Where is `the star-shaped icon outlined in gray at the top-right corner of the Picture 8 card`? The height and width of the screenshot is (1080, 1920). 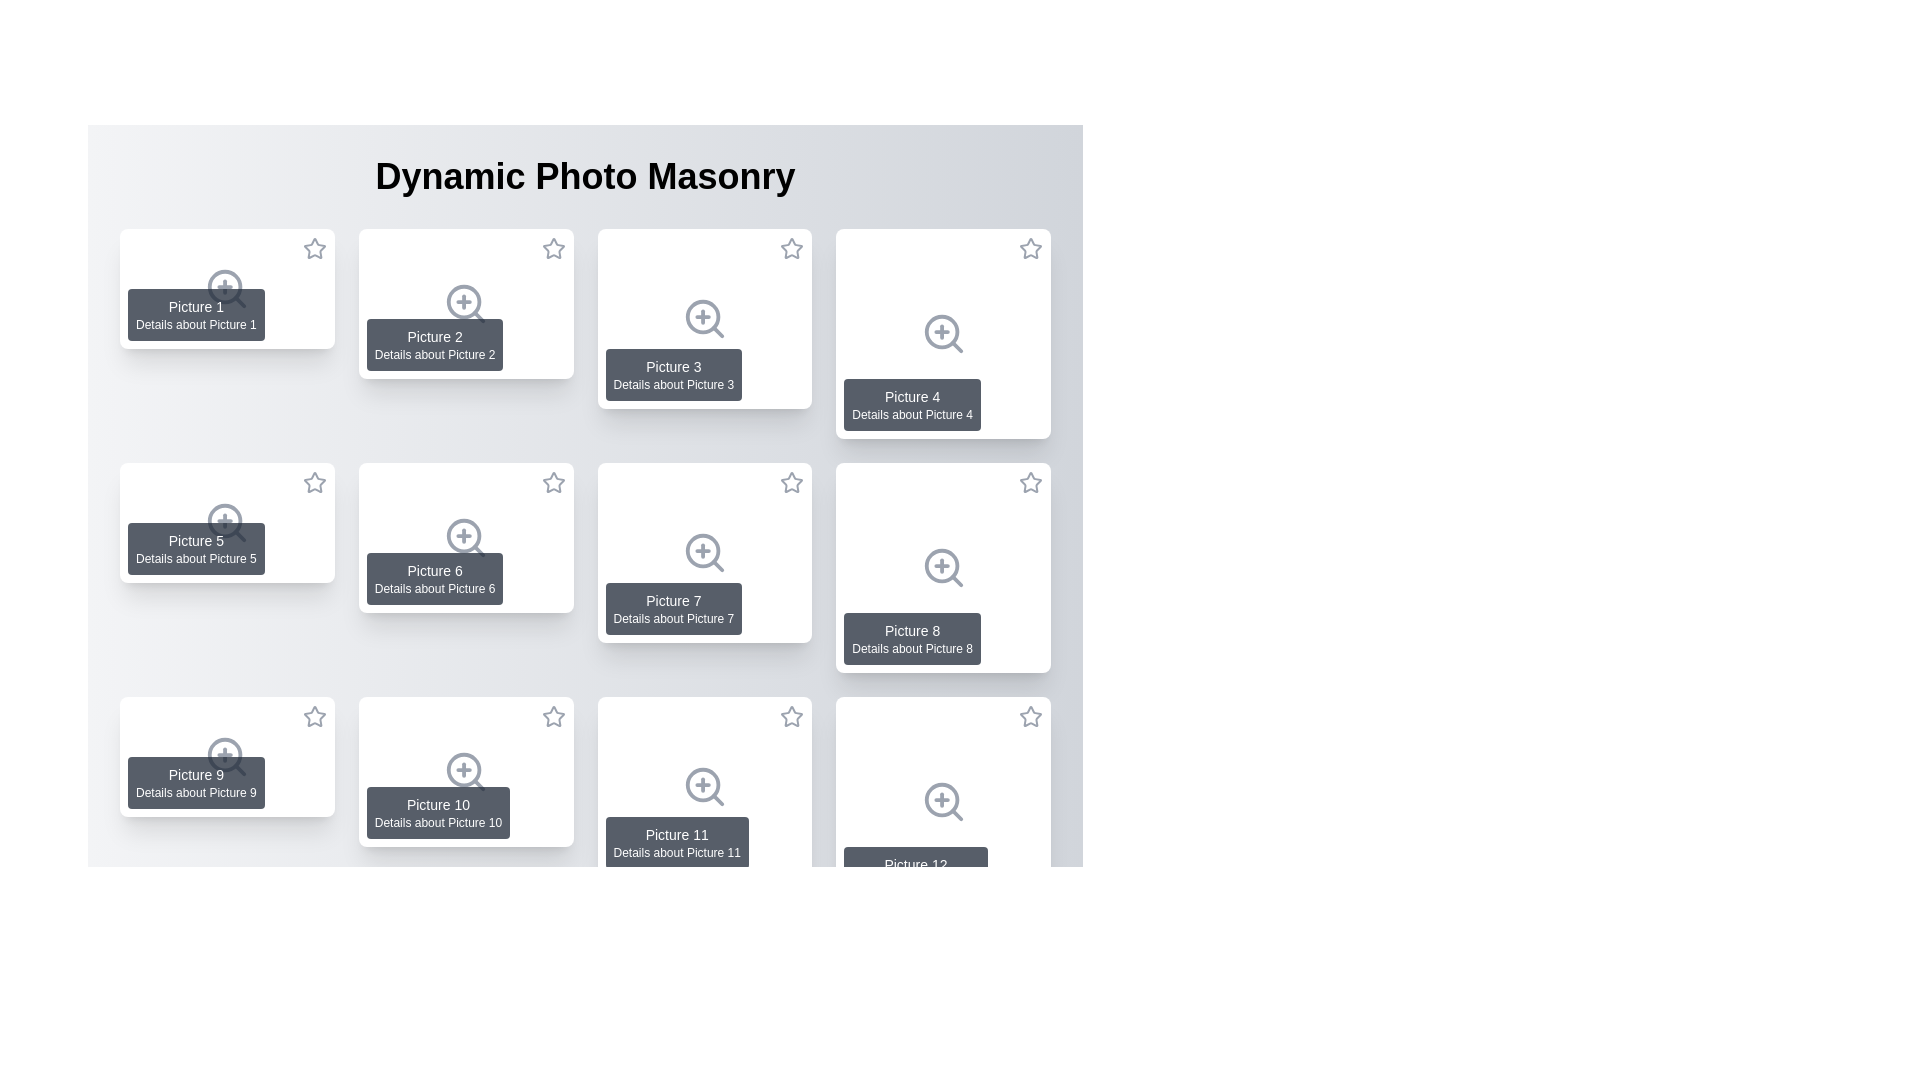
the star-shaped icon outlined in gray at the top-right corner of the Picture 8 card is located at coordinates (1030, 482).